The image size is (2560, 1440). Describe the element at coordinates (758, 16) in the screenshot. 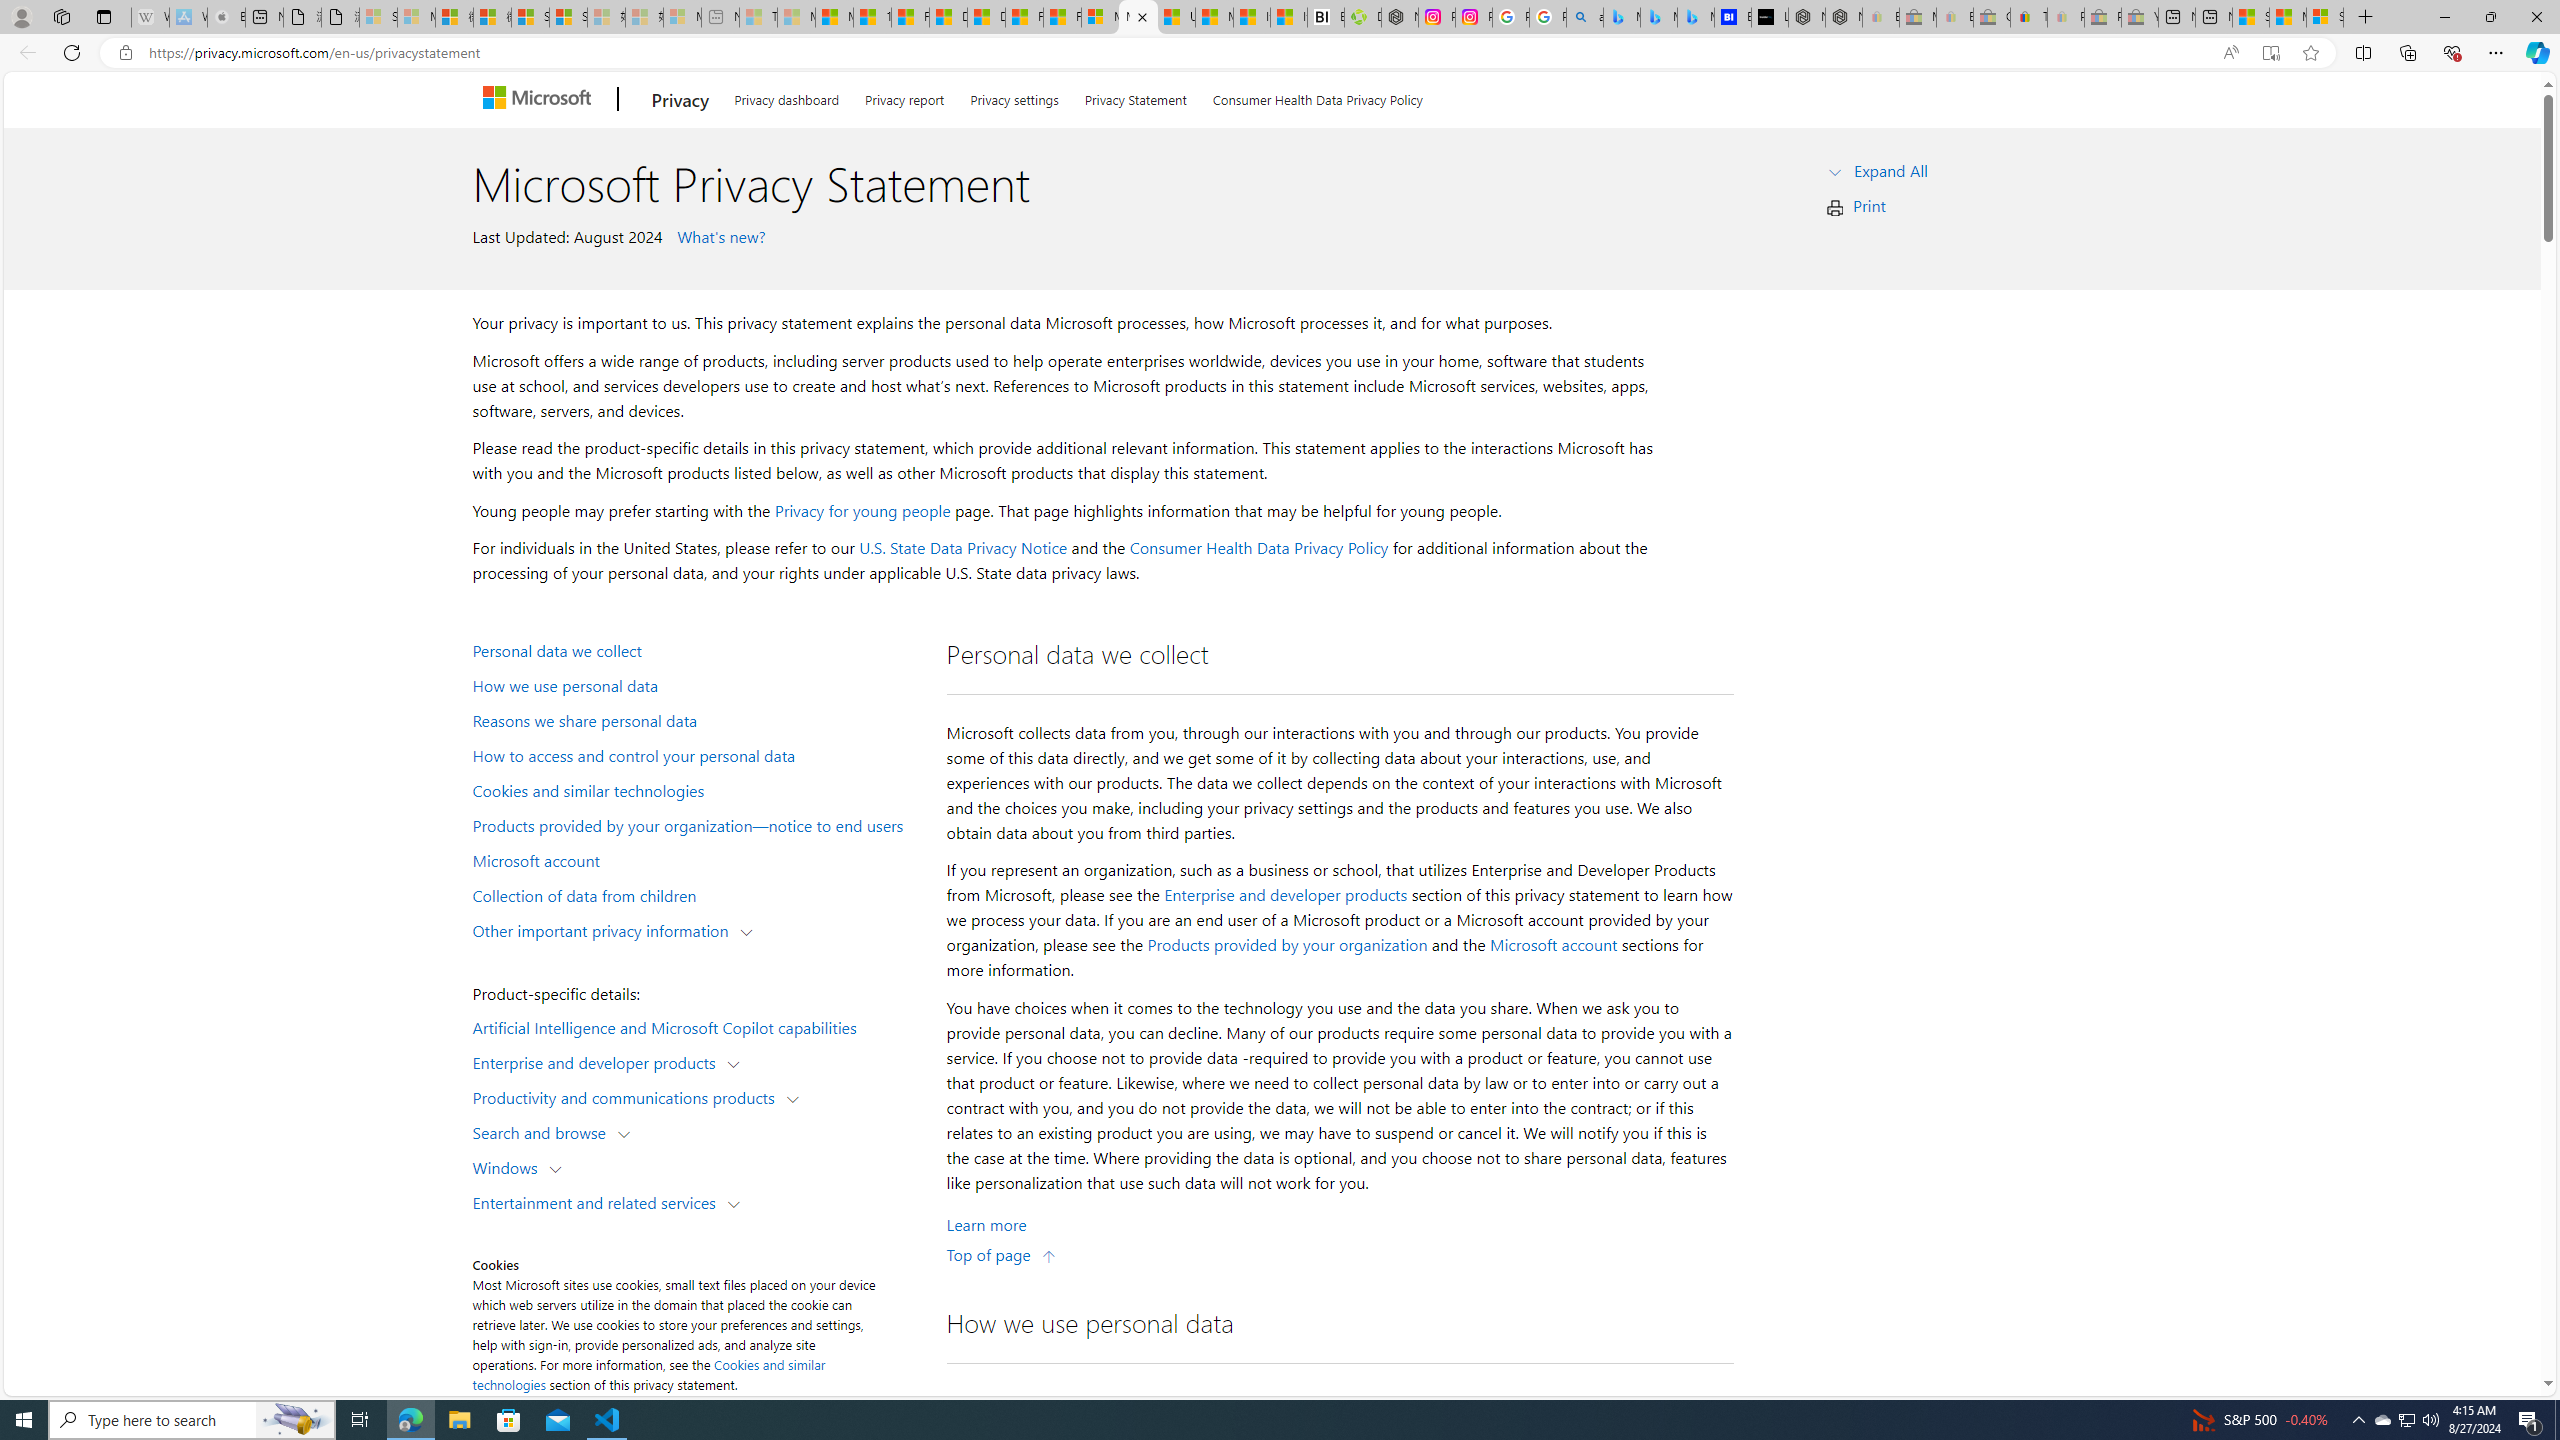

I see `'Top Stories - MSN - Sleeping'` at that location.